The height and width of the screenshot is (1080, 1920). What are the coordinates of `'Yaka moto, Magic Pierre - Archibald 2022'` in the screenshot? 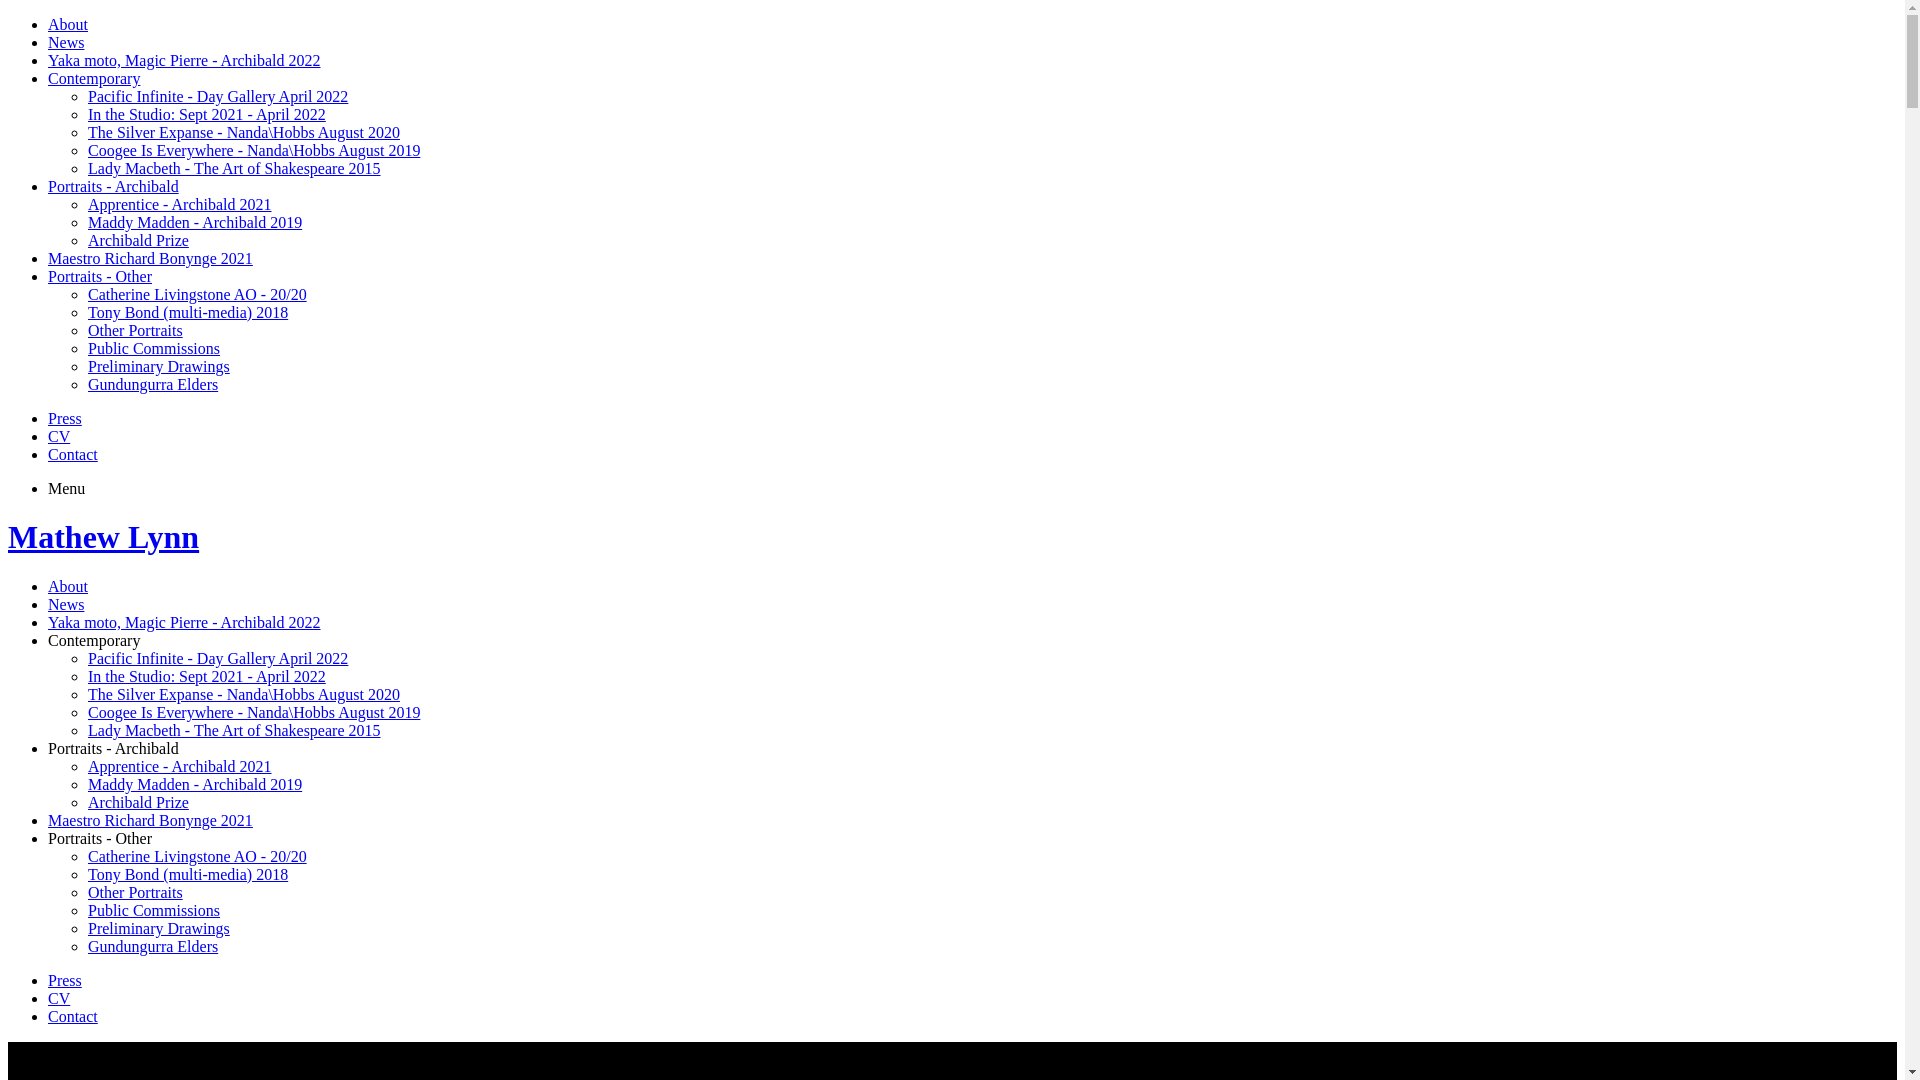 It's located at (48, 59).